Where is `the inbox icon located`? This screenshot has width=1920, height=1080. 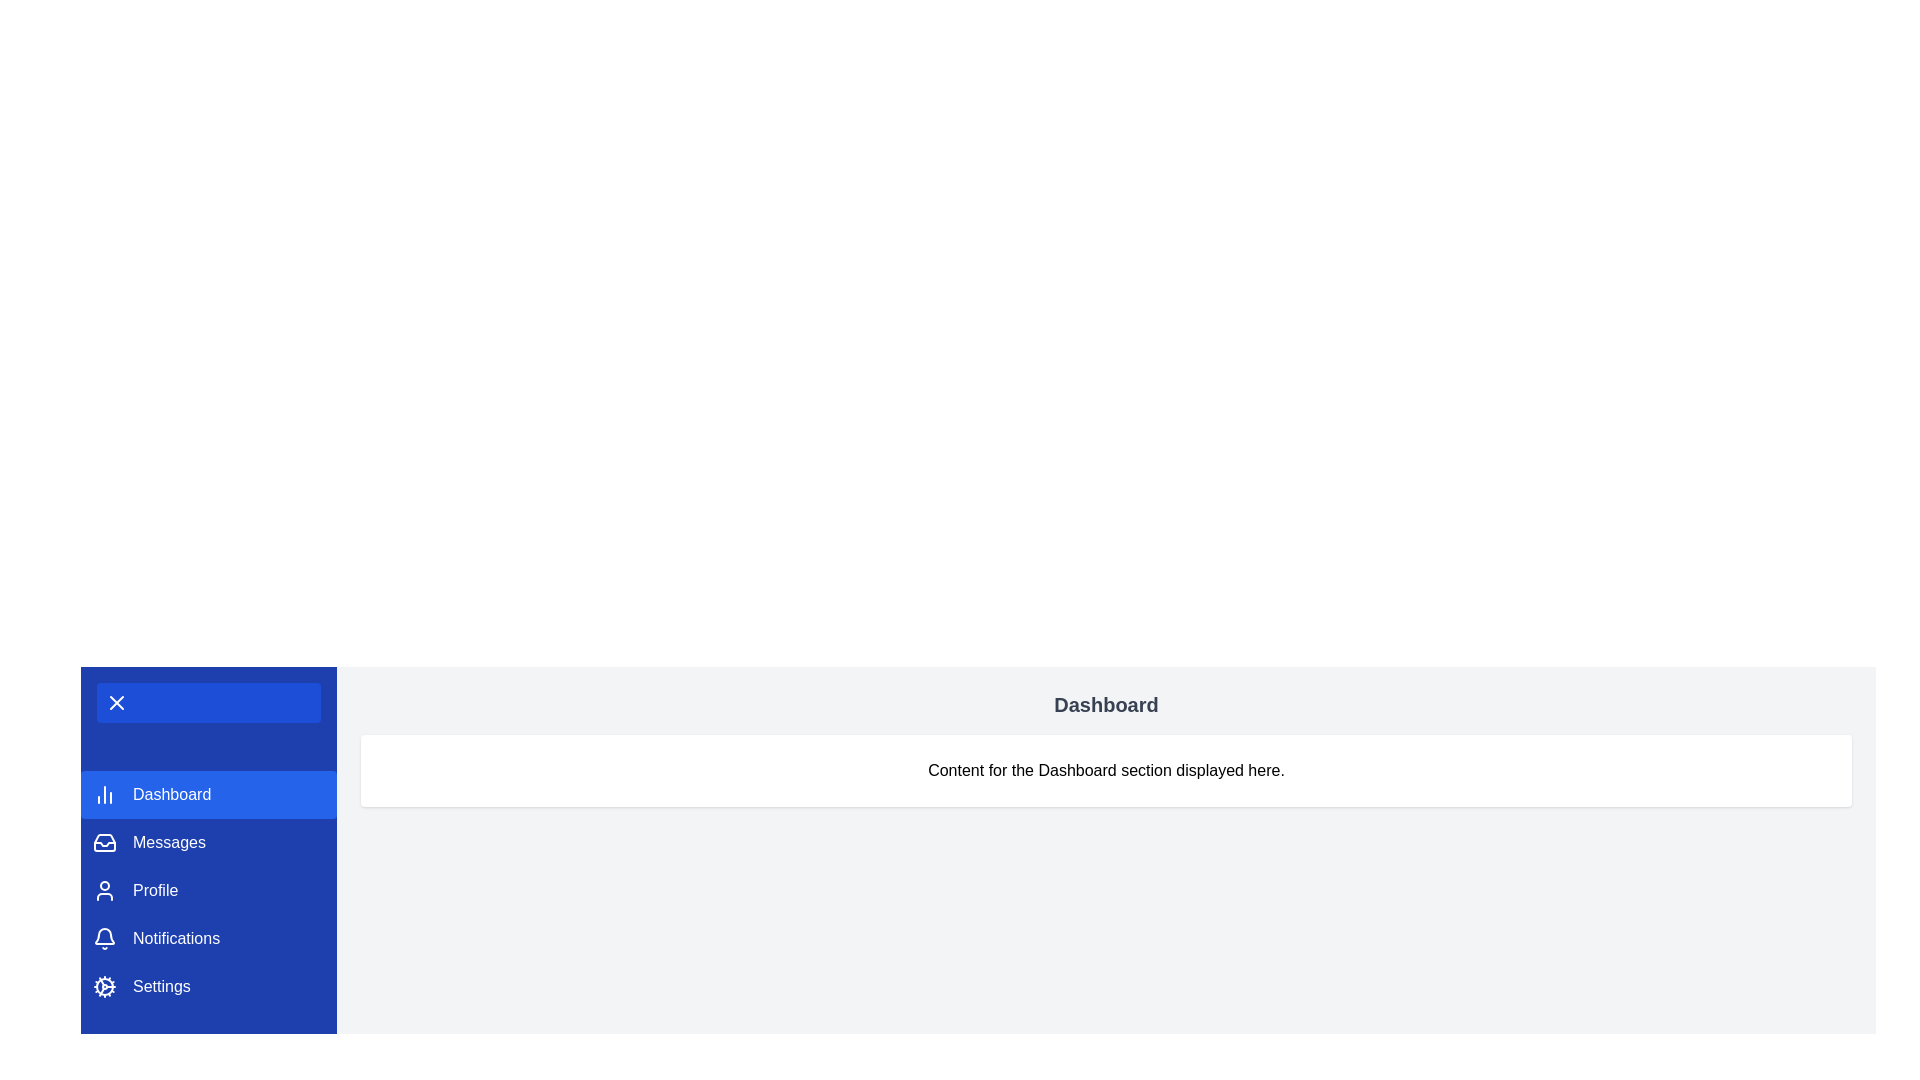 the inbox icon located is located at coordinates (104, 843).